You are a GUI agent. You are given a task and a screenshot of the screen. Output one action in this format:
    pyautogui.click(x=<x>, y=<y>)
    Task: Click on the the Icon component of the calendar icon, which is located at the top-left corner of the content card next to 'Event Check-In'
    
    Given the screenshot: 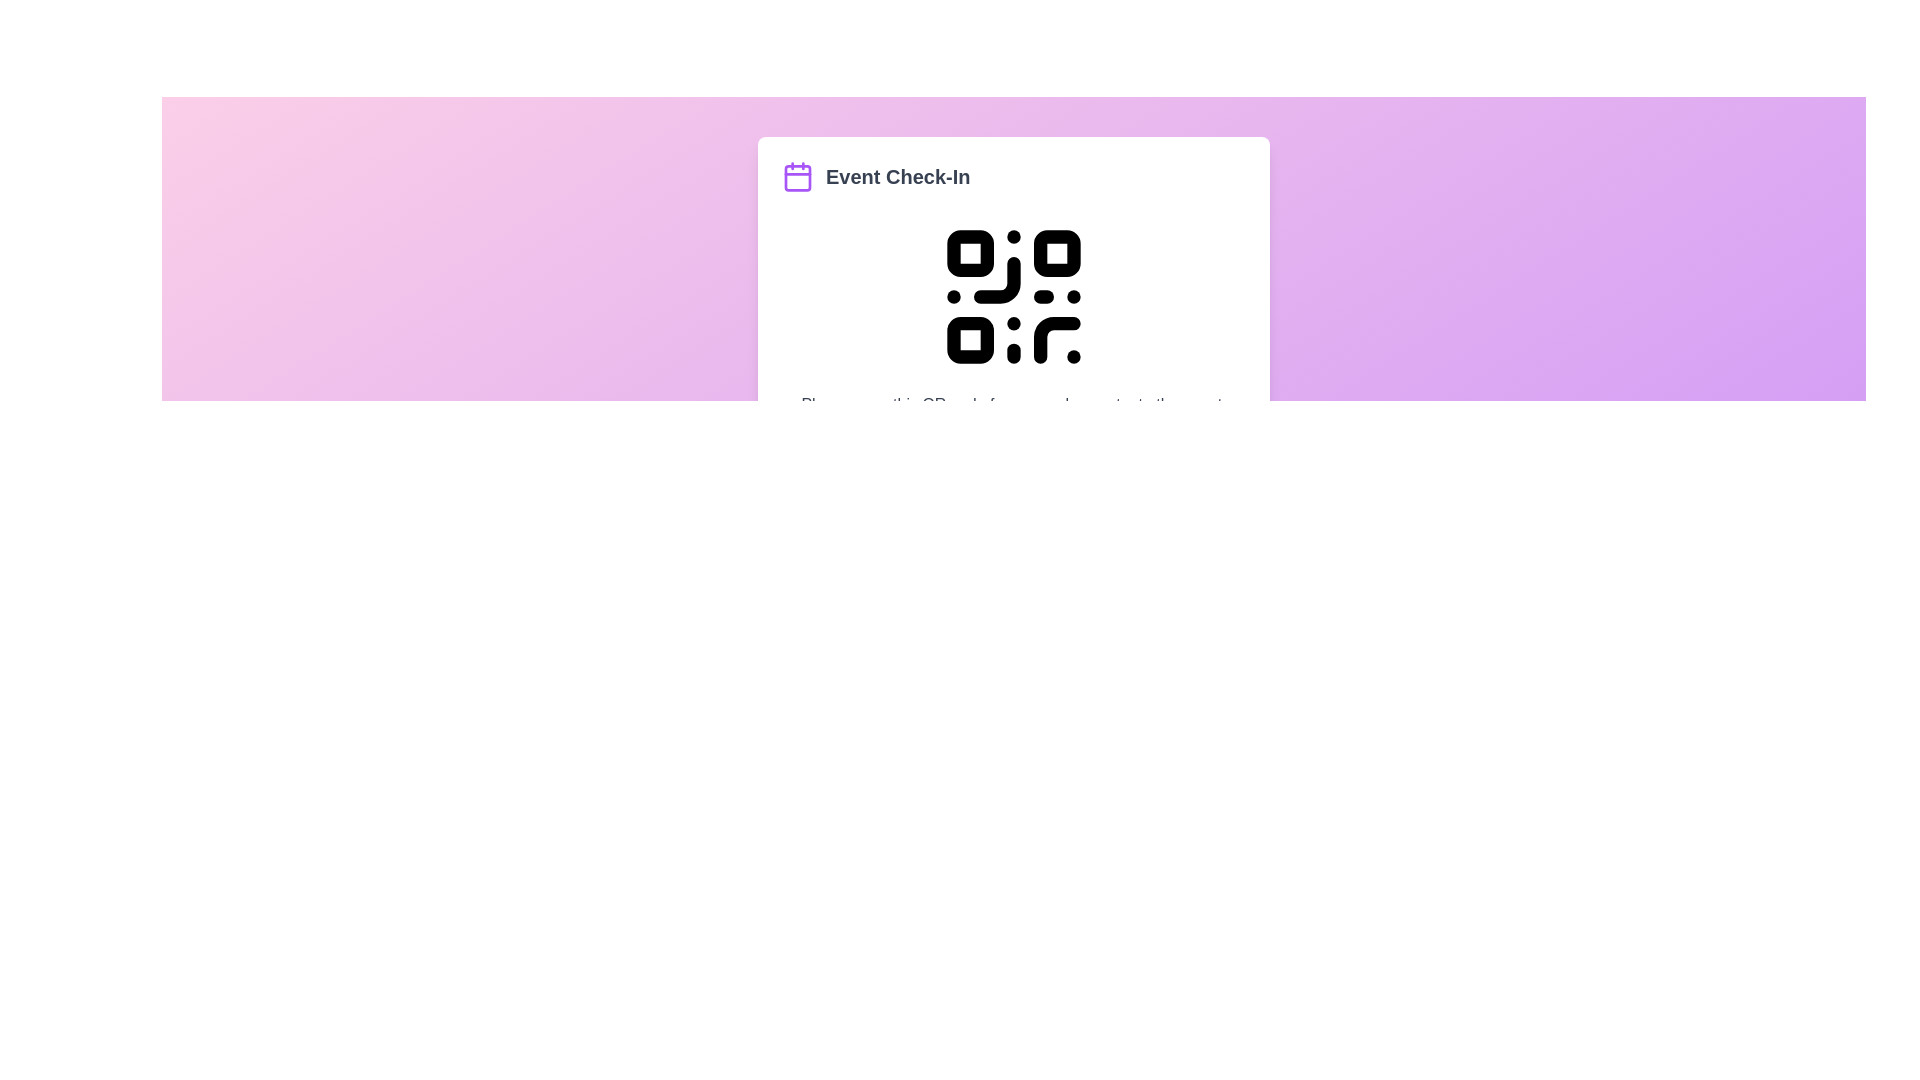 What is the action you would take?
    pyautogui.click(x=796, y=176)
    